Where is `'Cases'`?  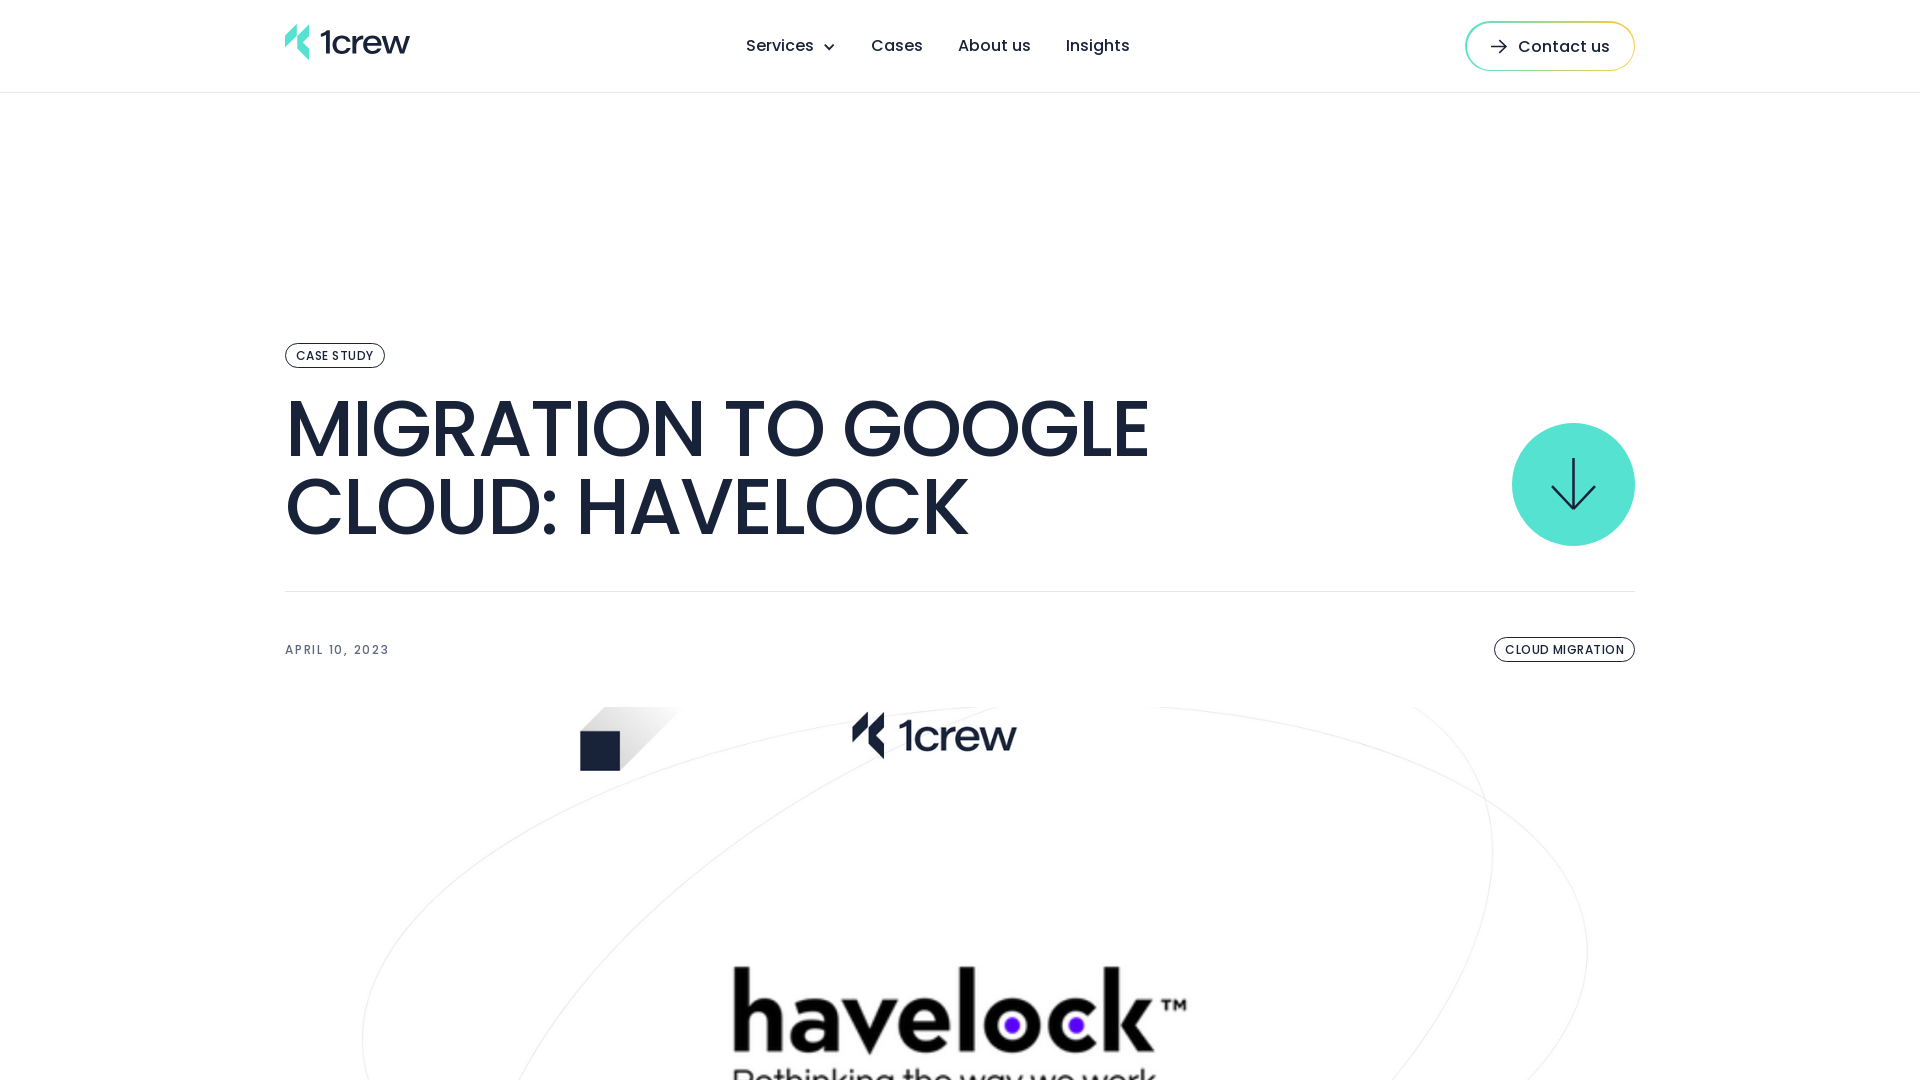 'Cases' is located at coordinates (895, 45).